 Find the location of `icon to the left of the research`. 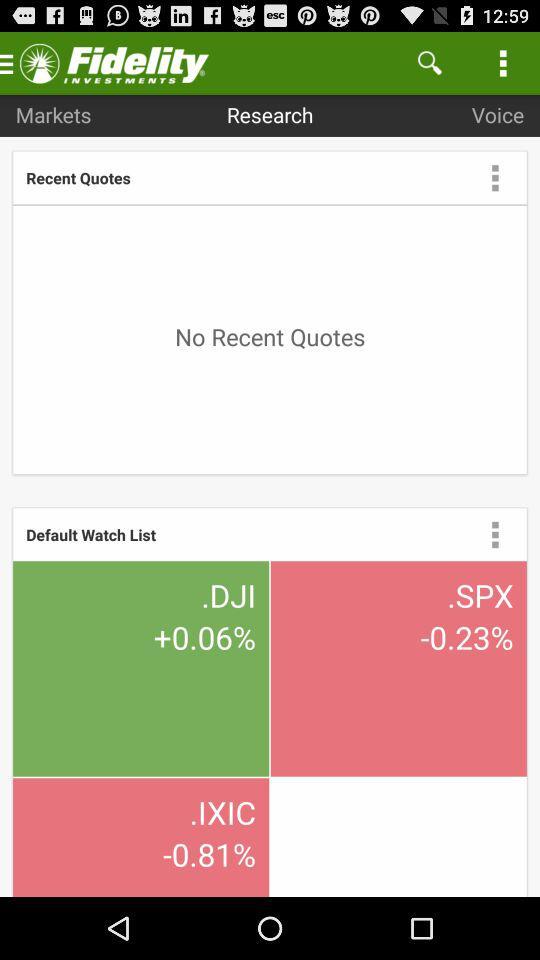

icon to the left of the research is located at coordinates (53, 114).